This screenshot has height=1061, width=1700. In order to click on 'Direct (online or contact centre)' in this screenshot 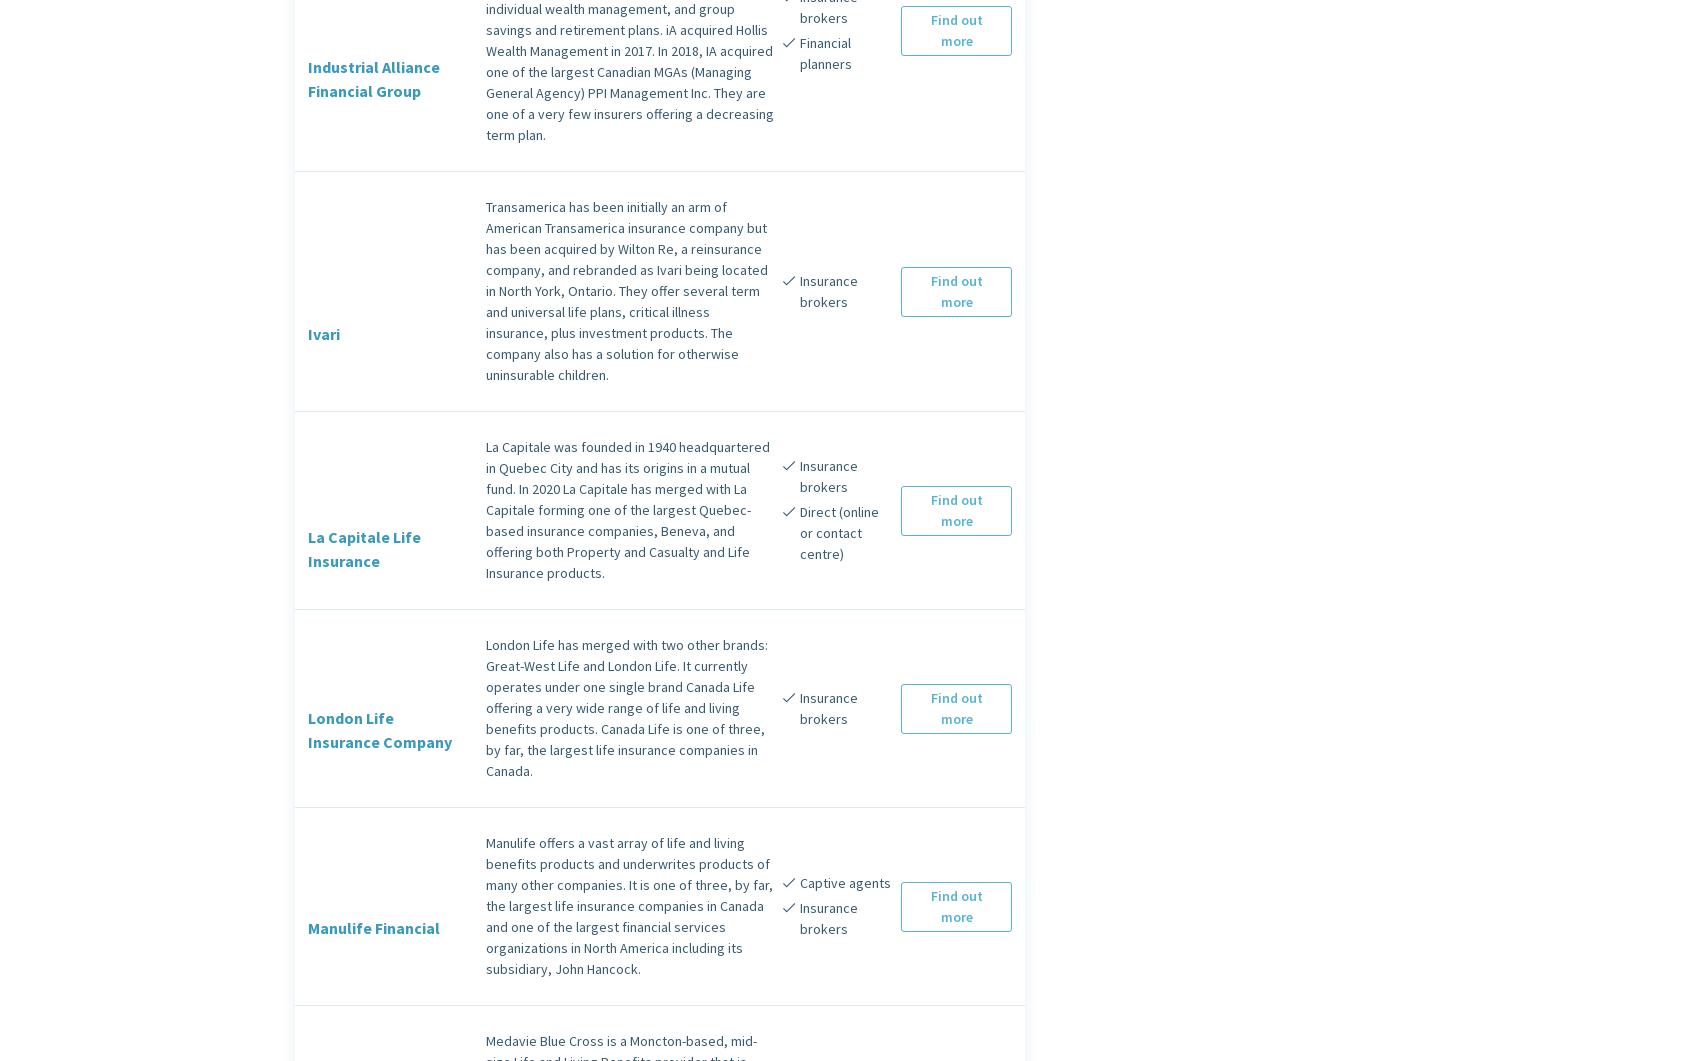, I will do `click(837, 532)`.